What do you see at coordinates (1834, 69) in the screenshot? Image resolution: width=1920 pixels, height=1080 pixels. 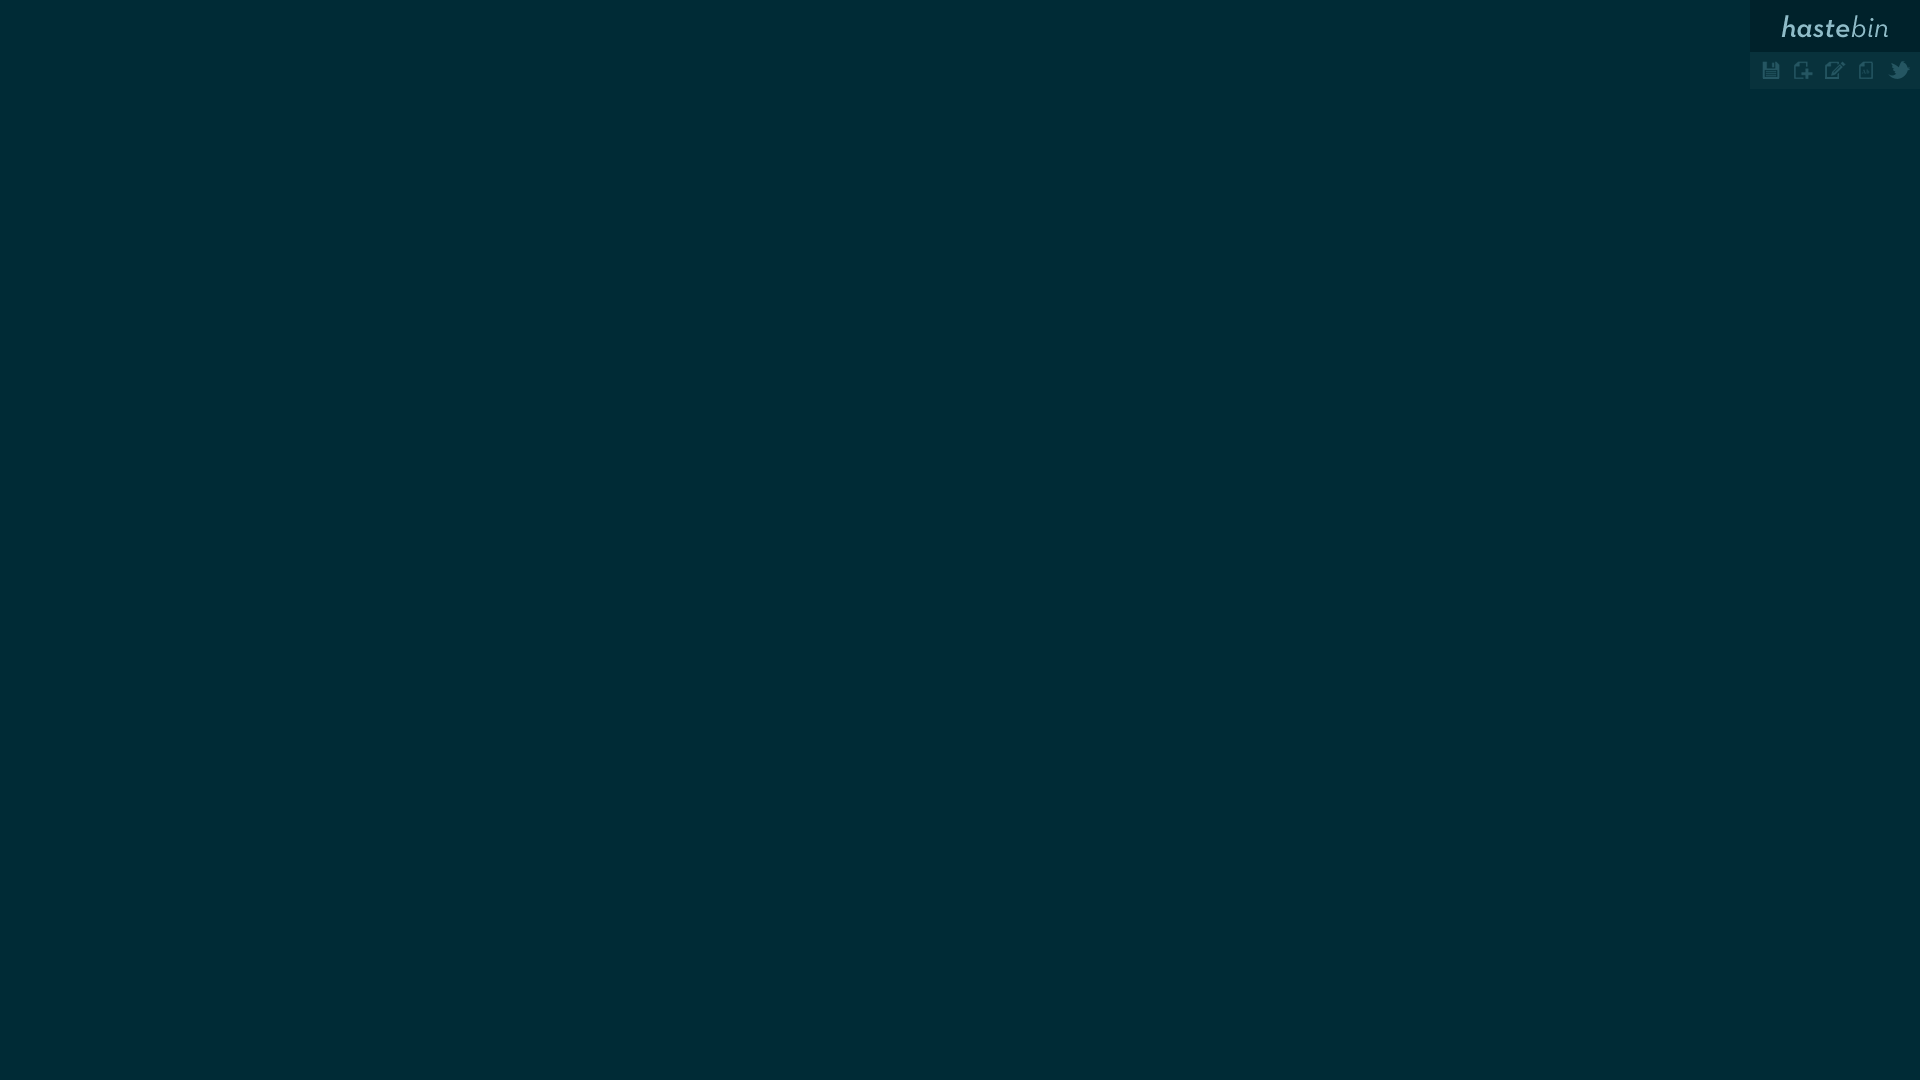 I see `'Duplicate & Edit'` at bounding box center [1834, 69].